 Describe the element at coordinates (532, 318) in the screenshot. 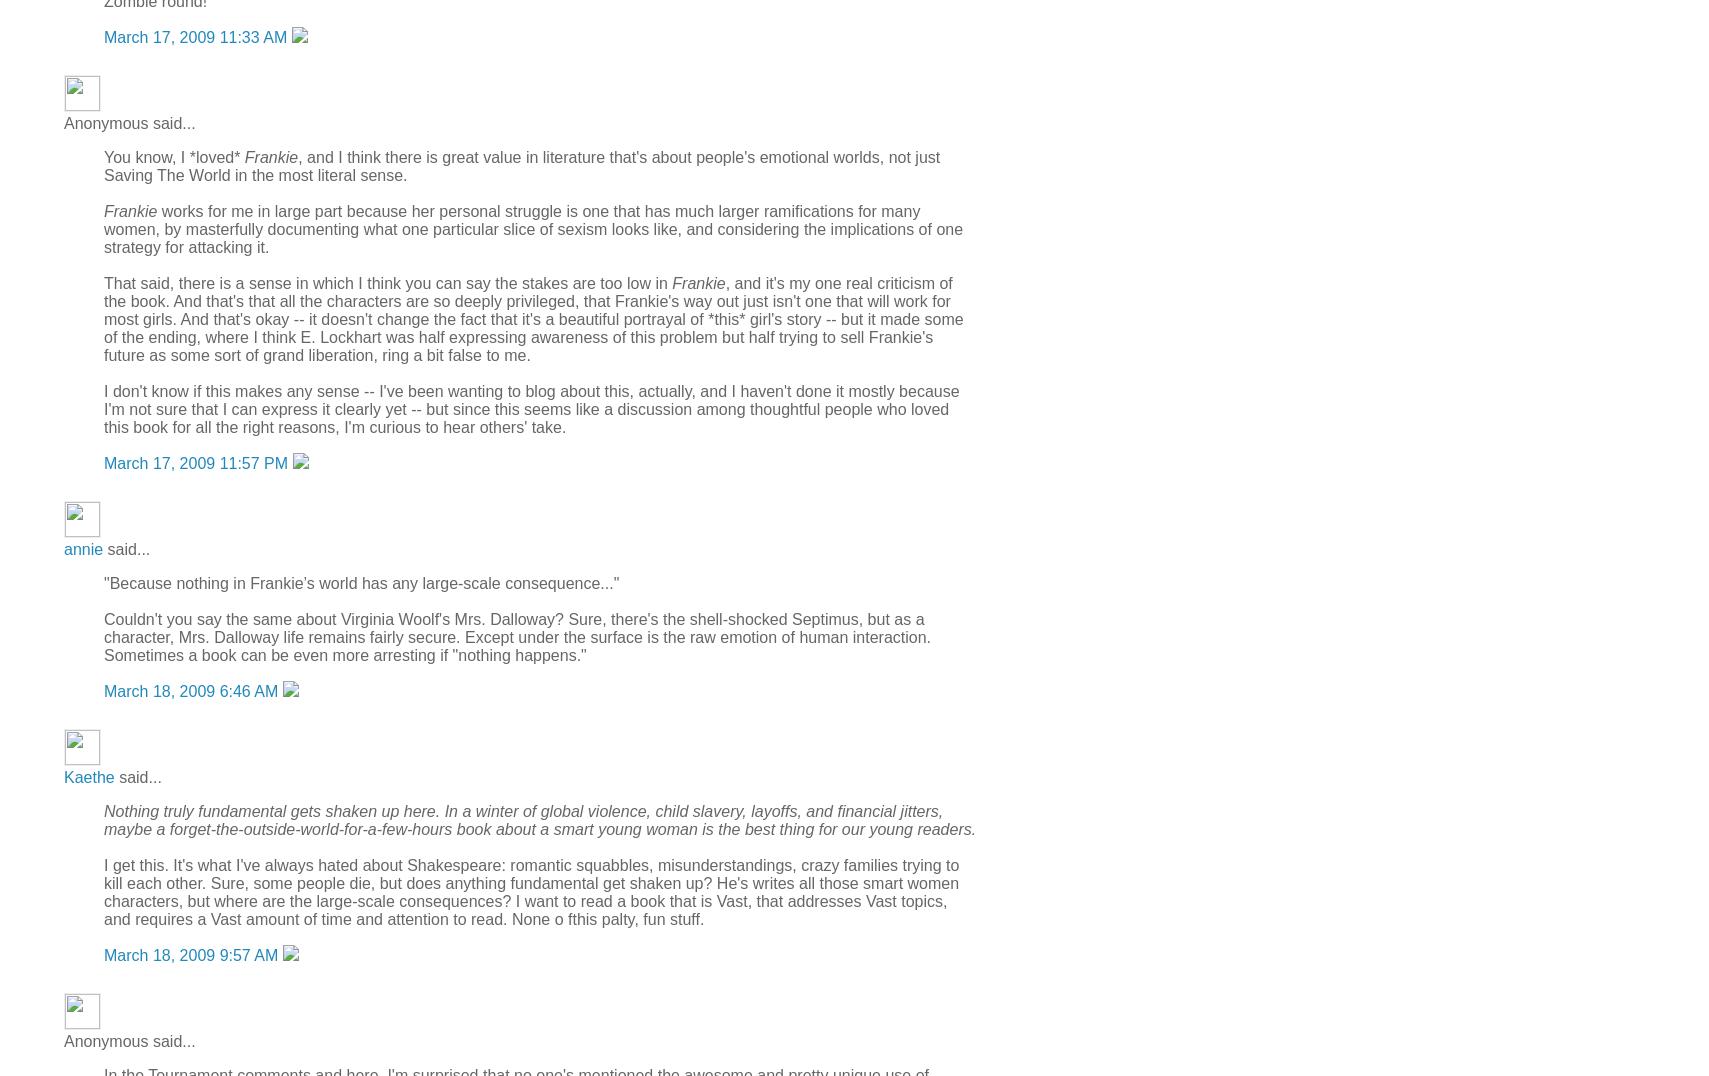

I see `', and it's my one real criticism of the book. And that's that all the characters are so deeply privileged, that Frankie's way out just isn't one that will work for most girls. And that's okay -- it doesn't change the fact that it's a beautiful portrayal of *this* girl's story -- but it made some of the ending, where I think E. Lockhart was half expressing awareness of this problem but half trying to sell Frankie's future as some sort of grand liberation, ring a bit false to me.'` at that location.